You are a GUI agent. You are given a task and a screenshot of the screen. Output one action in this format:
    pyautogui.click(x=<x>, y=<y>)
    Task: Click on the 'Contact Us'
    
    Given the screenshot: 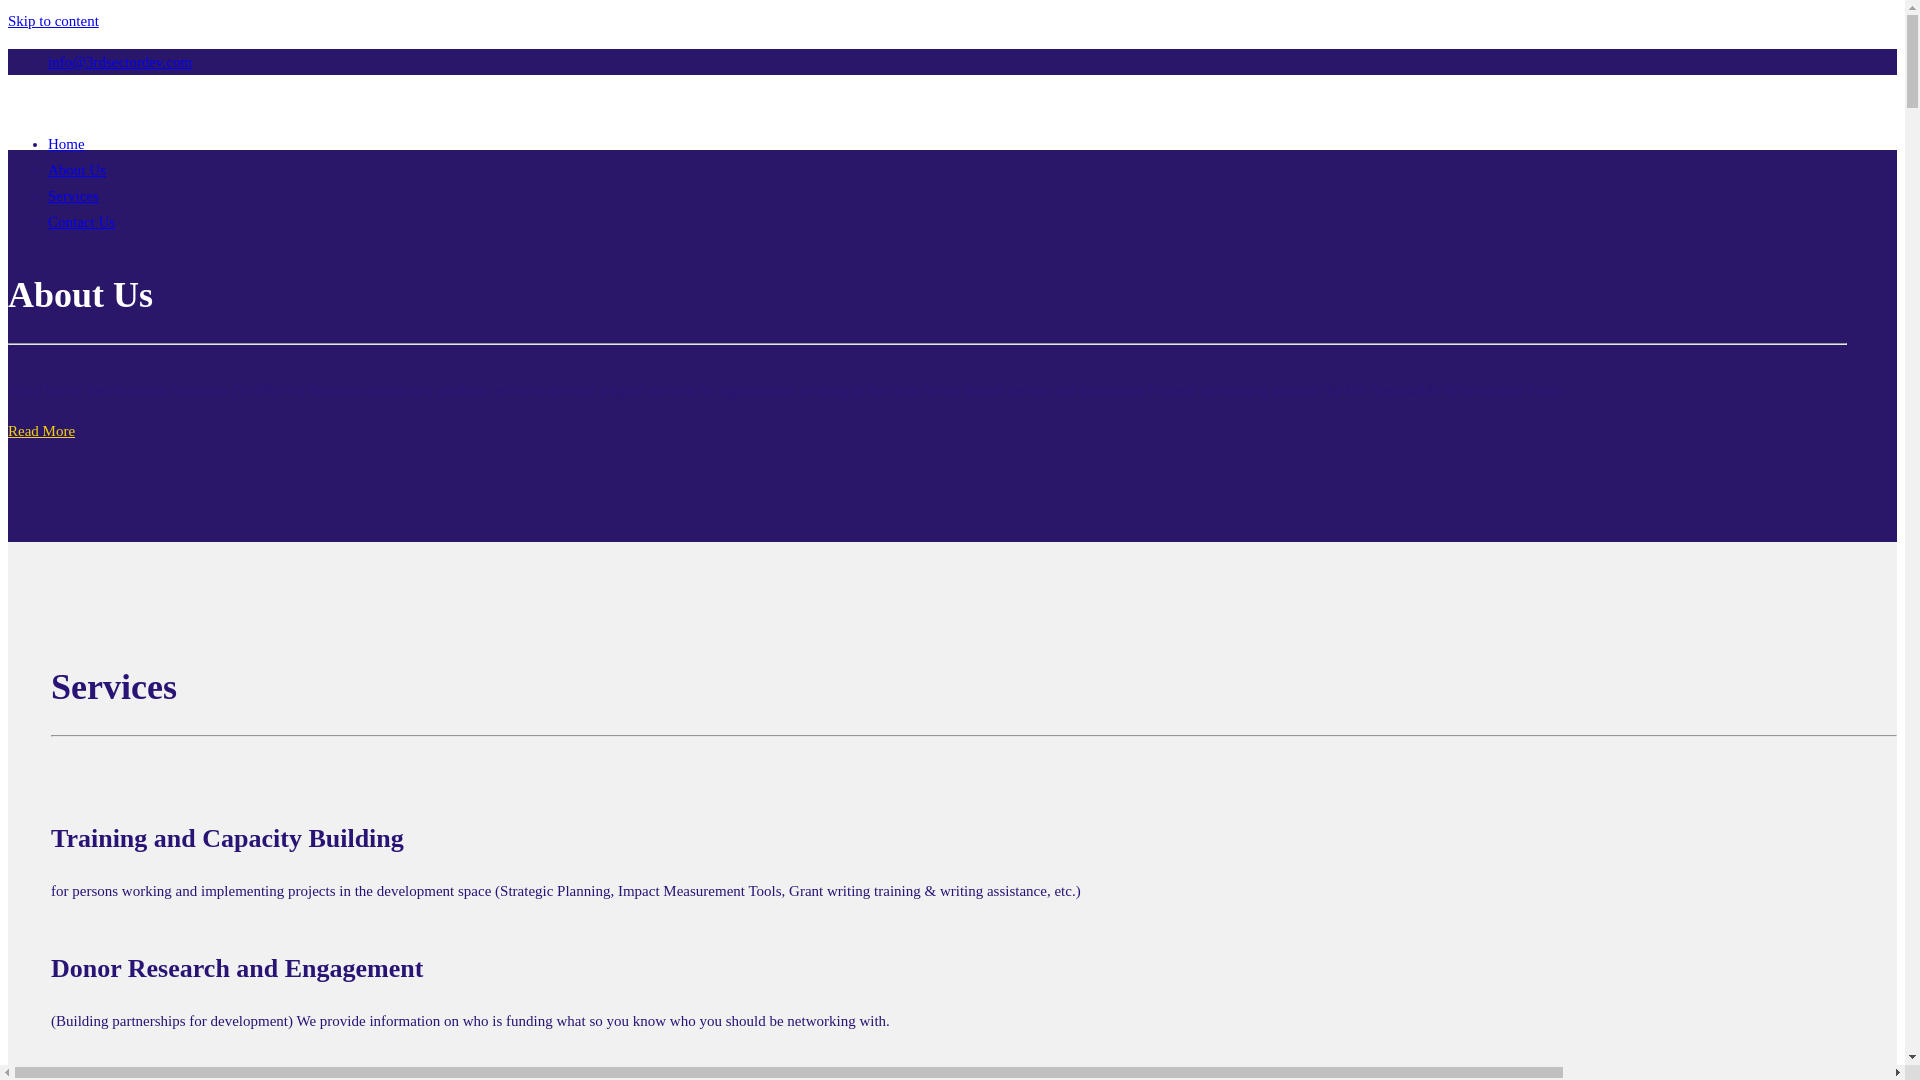 What is the action you would take?
    pyautogui.click(x=80, y=222)
    